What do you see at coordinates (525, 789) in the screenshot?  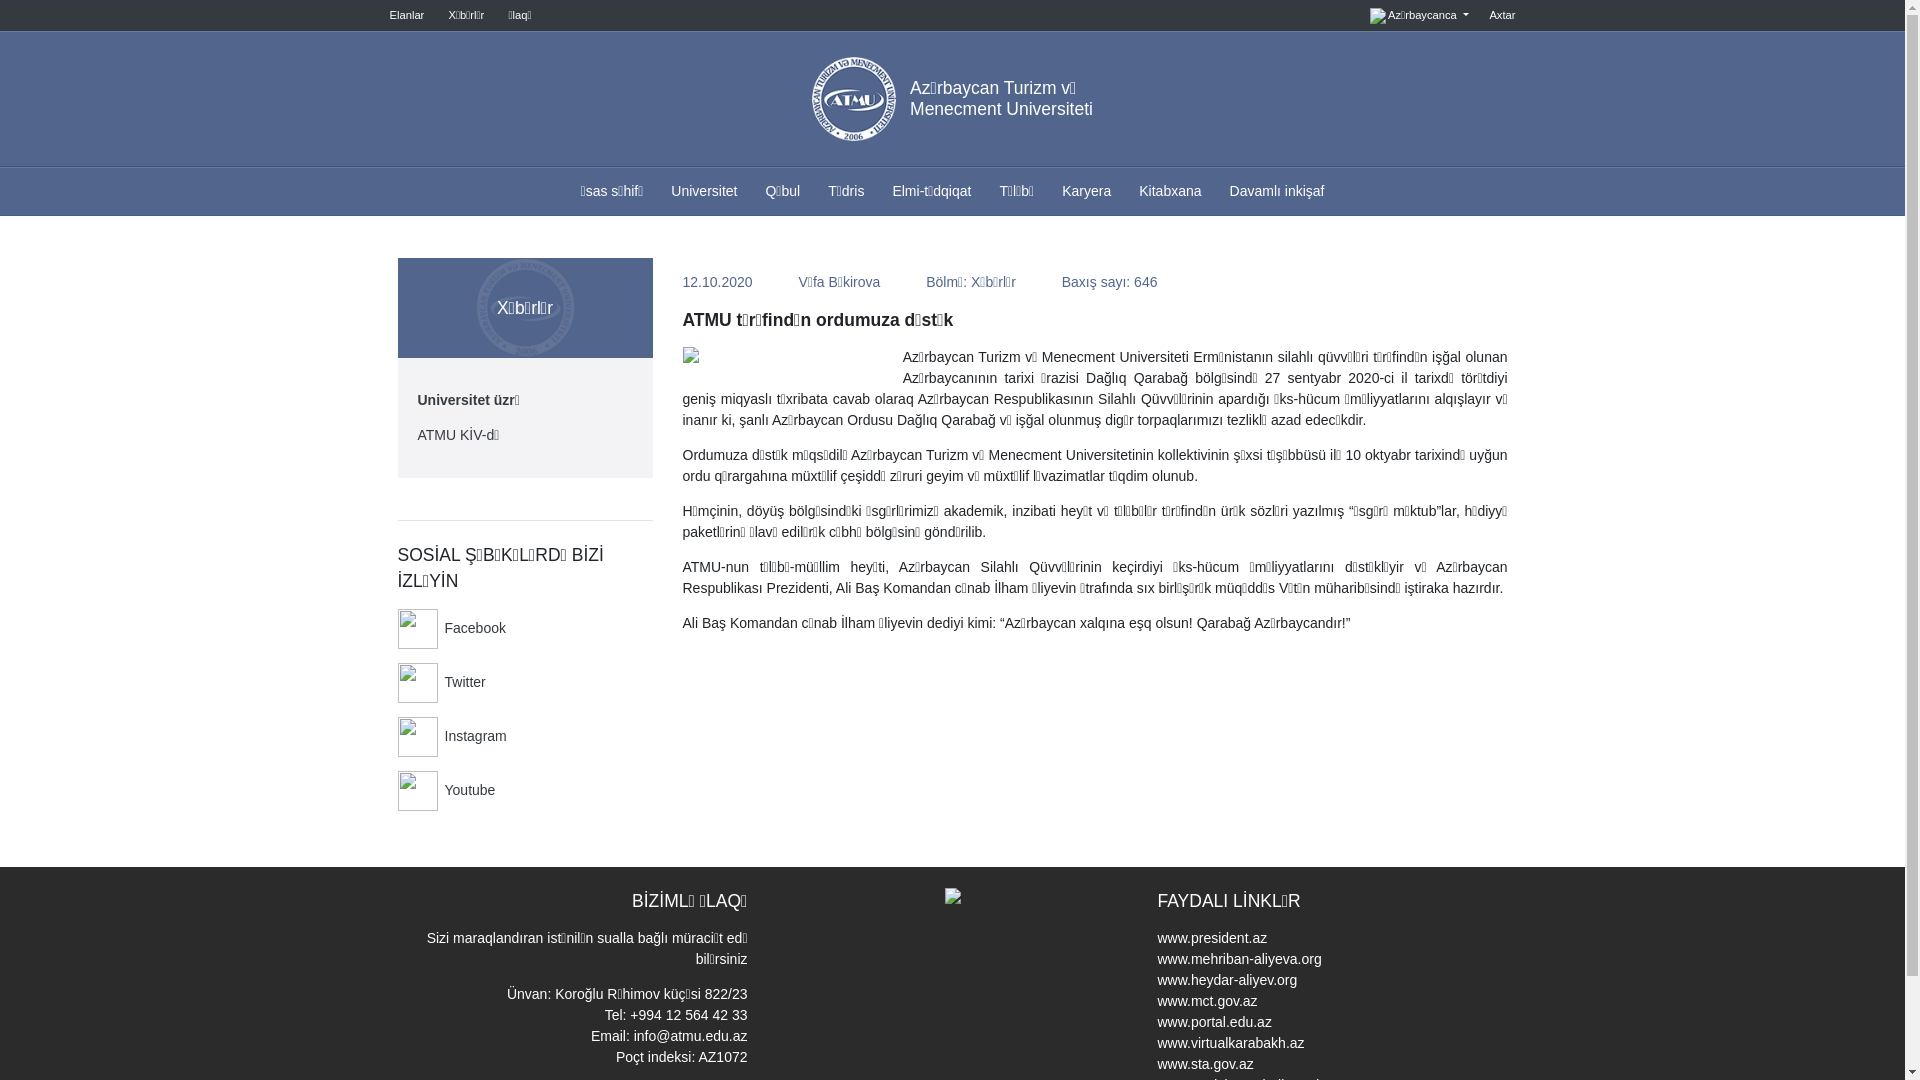 I see `'Youtube'` at bounding box center [525, 789].